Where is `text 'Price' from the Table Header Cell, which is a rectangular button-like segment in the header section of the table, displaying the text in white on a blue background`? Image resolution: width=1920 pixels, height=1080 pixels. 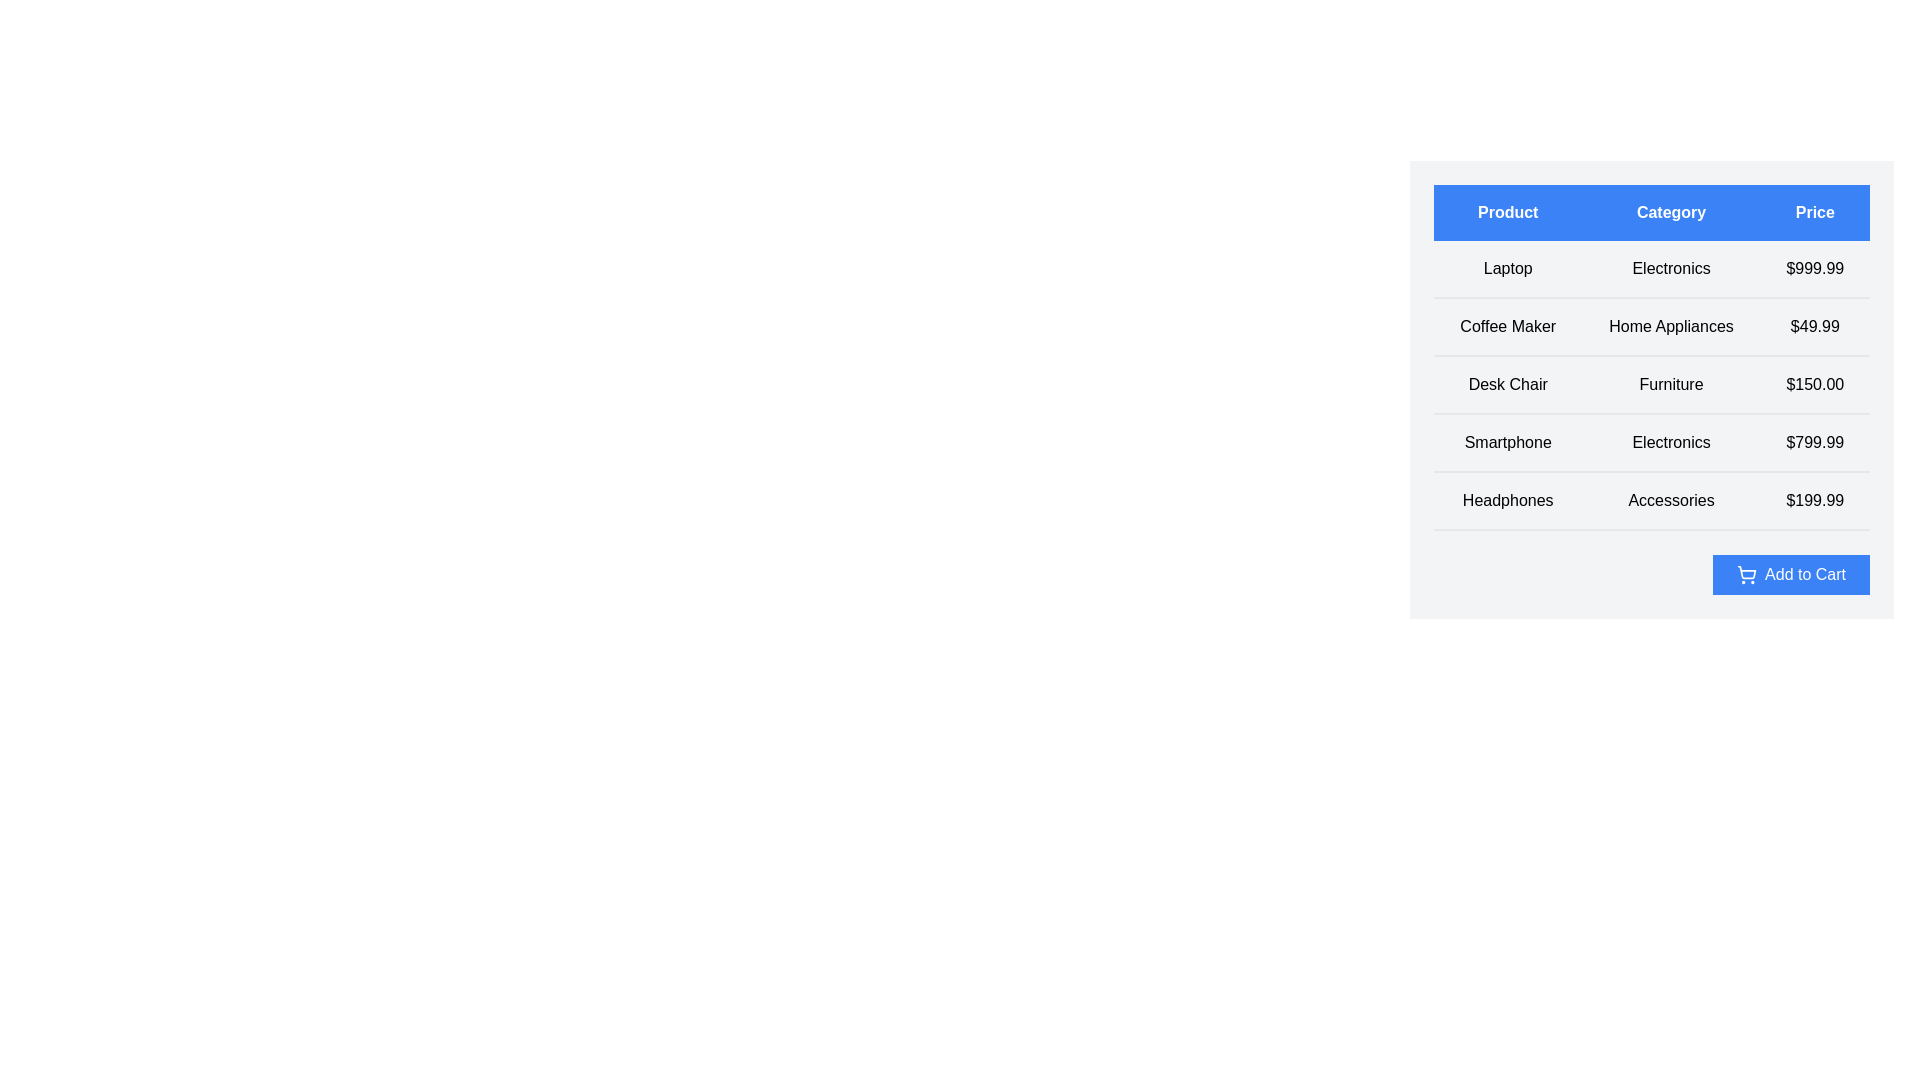
text 'Price' from the Table Header Cell, which is a rectangular button-like segment in the header section of the table, displaying the text in white on a blue background is located at coordinates (1815, 212).